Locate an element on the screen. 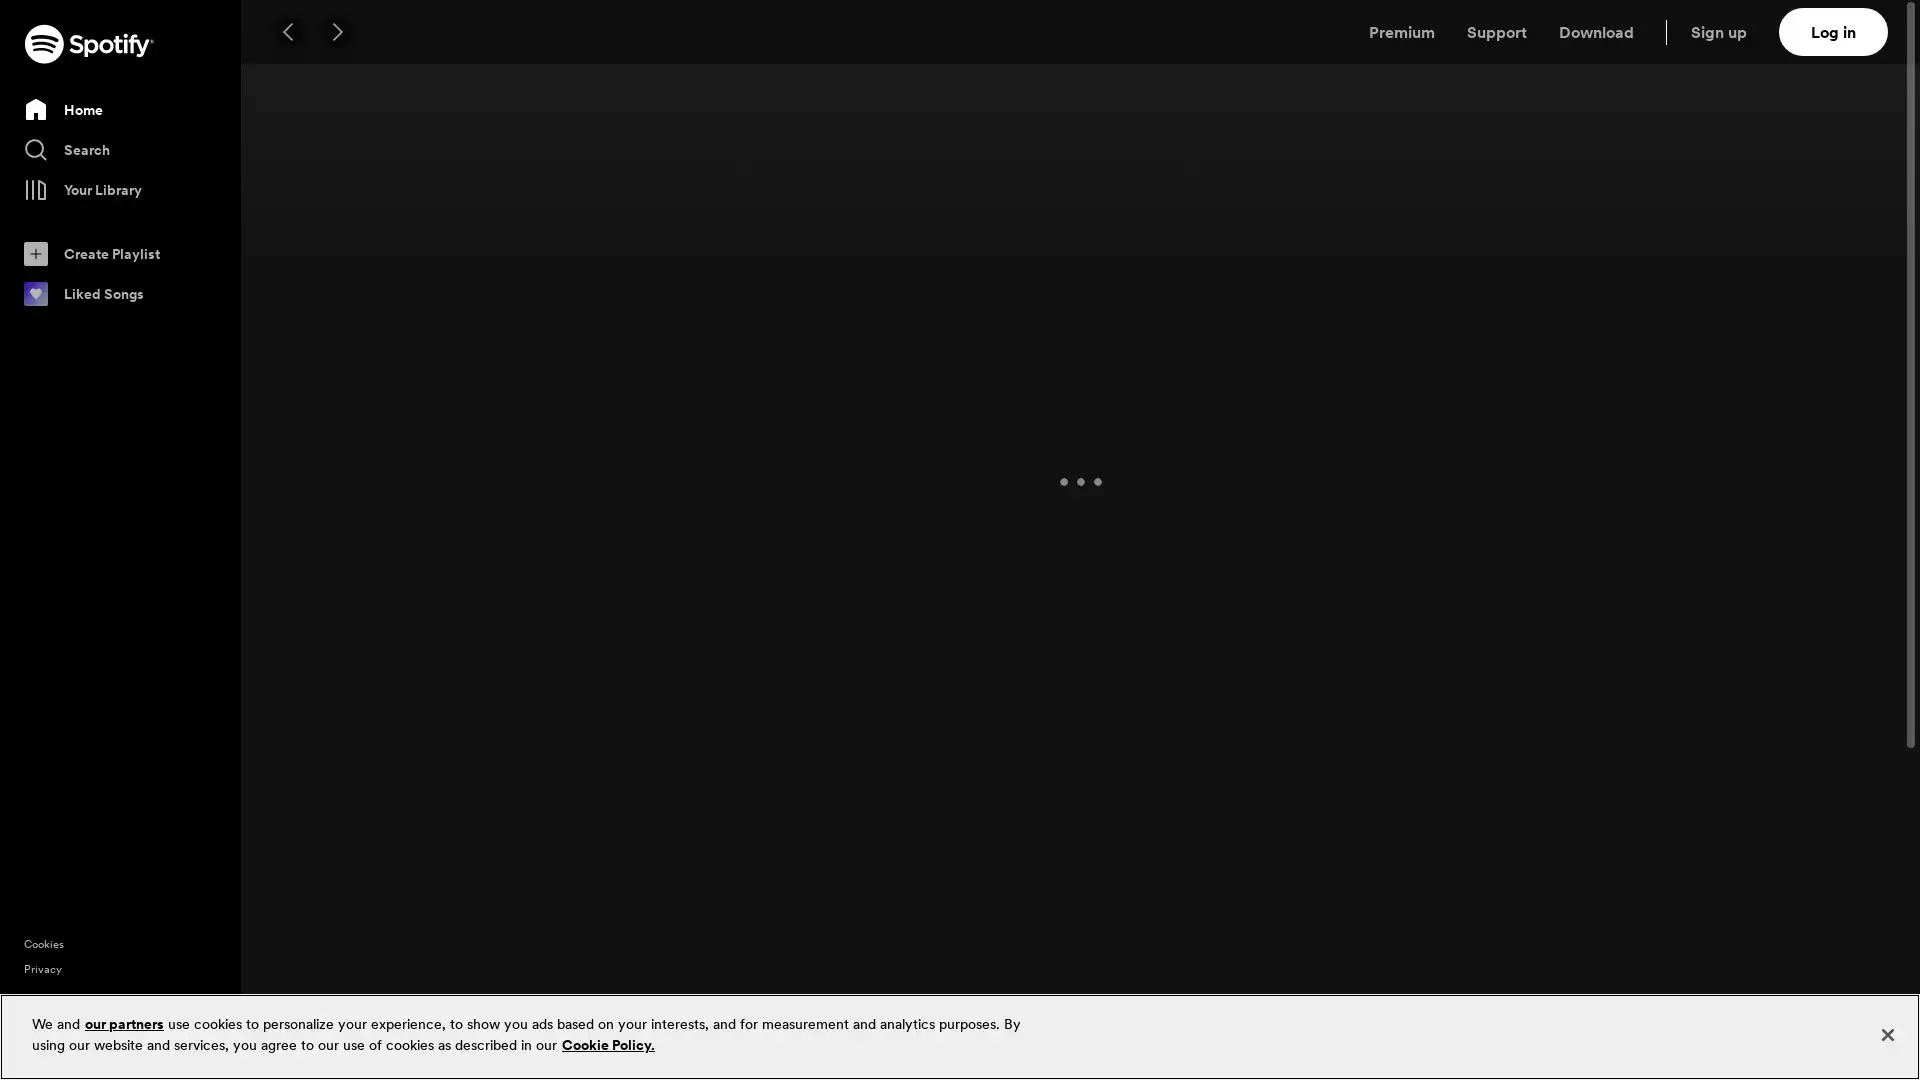  Play sad hour is located at coordinates (1429, 1005).